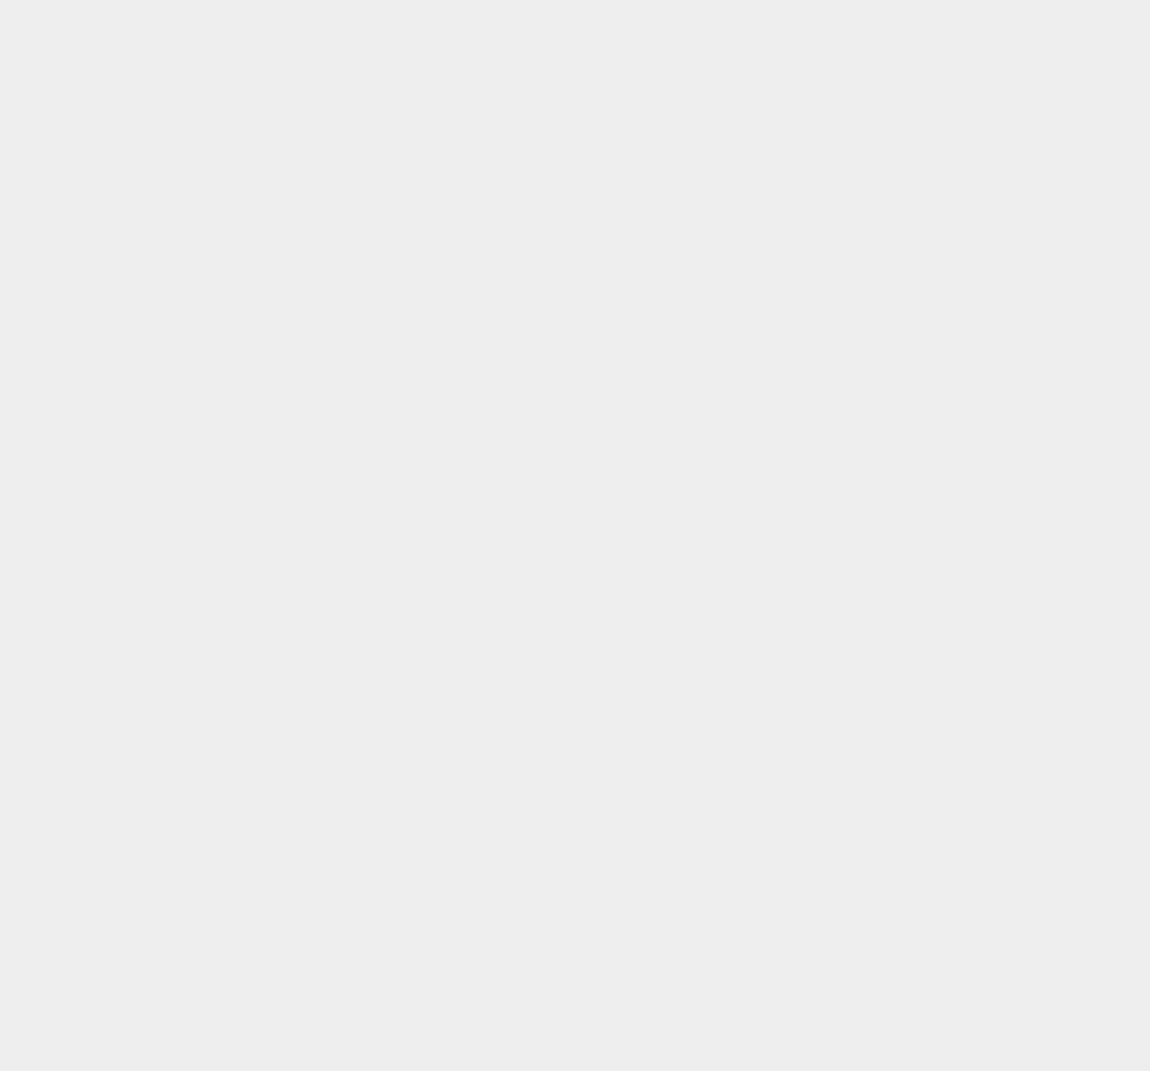  What do you see at coordinates (812, 330) in the screenshot?
I see `'Google Play Store'` at bounding box center [812, 330].